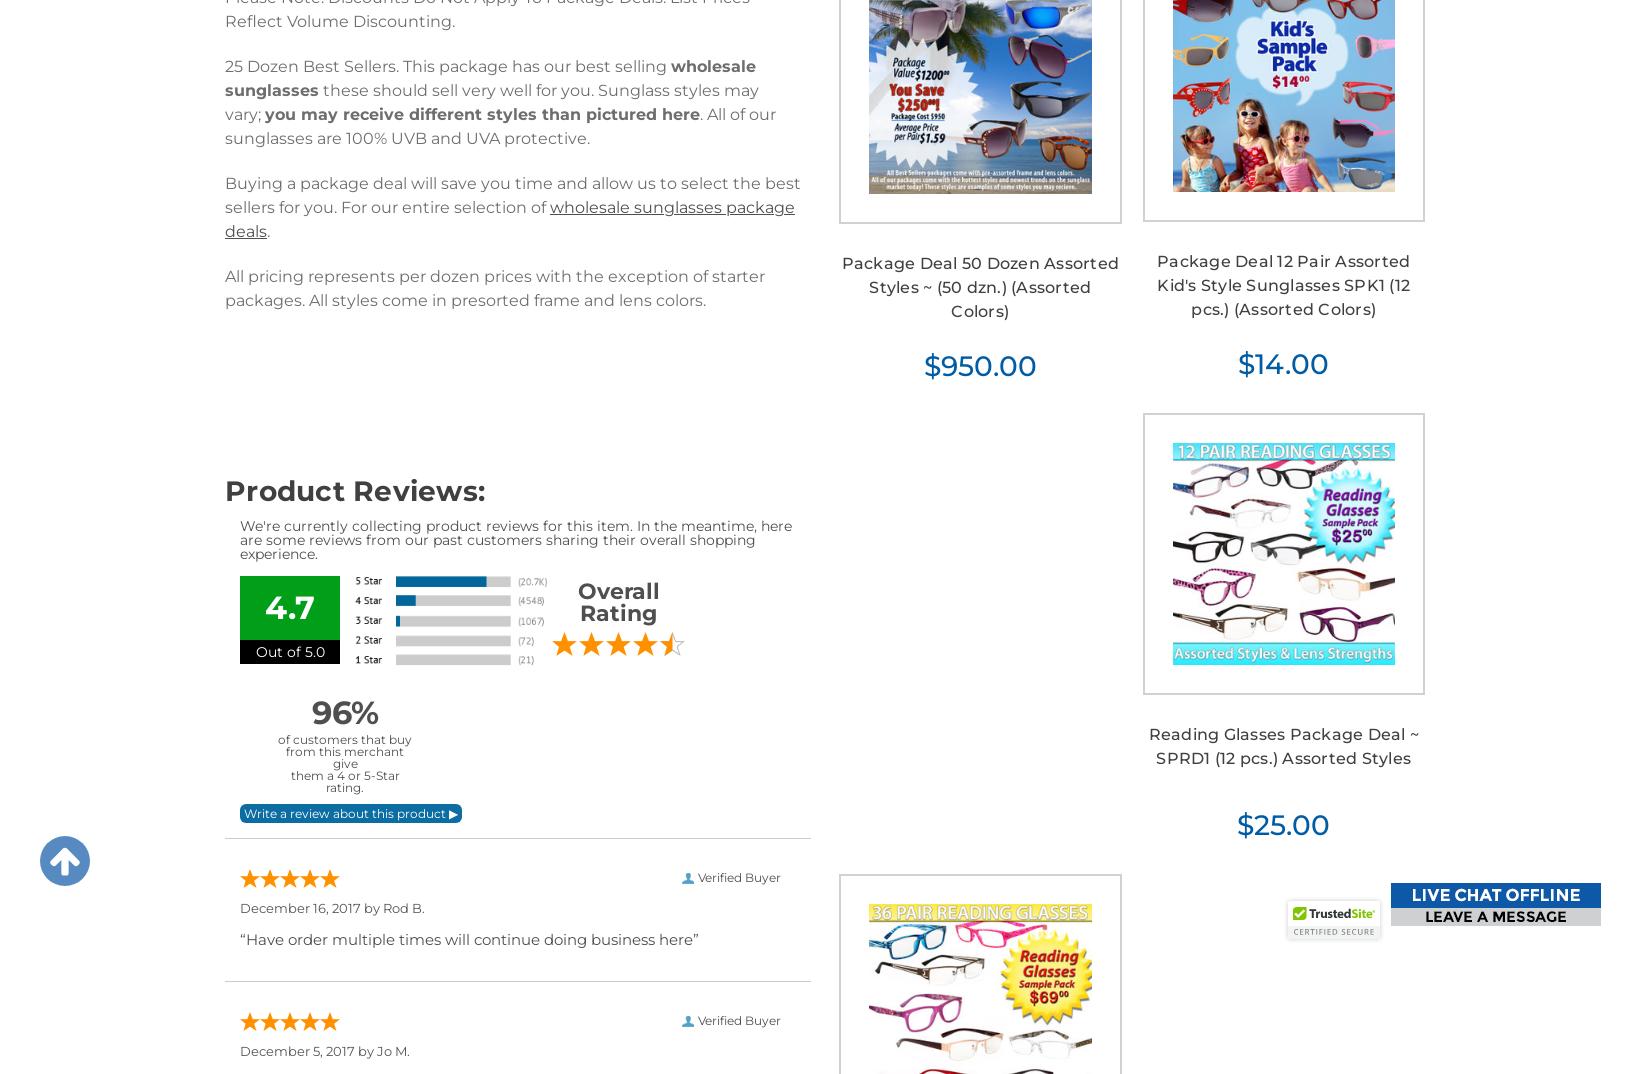 The height and width of the screenshot is (1074, 1650). What do you see at coordinates (499, 125) in the screenshot?
I see `'. All of our sunglasses are 100% UVB and UVA protective.'` at bounding box center [499, 125].